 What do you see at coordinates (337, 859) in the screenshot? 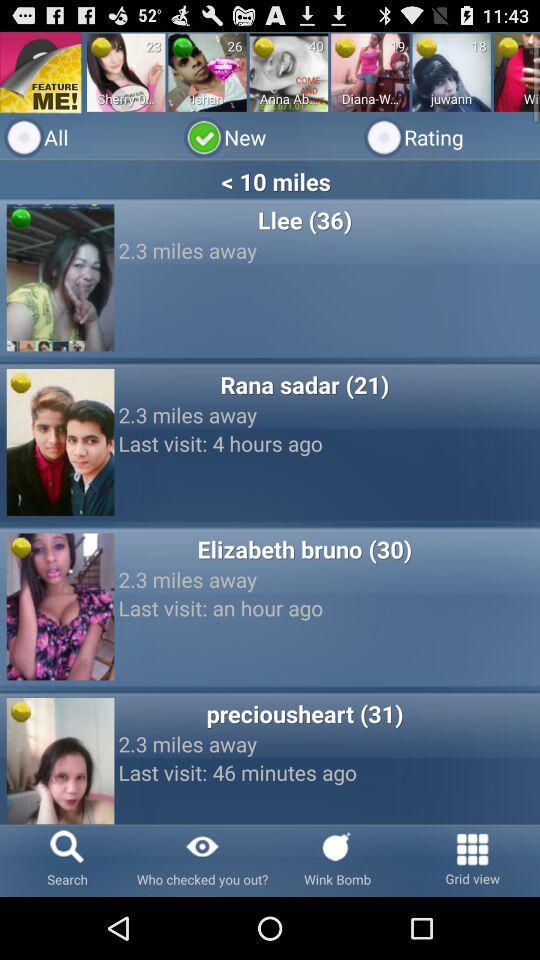
I see `the icon next to the grid view button` at bounding box center [337, 859].